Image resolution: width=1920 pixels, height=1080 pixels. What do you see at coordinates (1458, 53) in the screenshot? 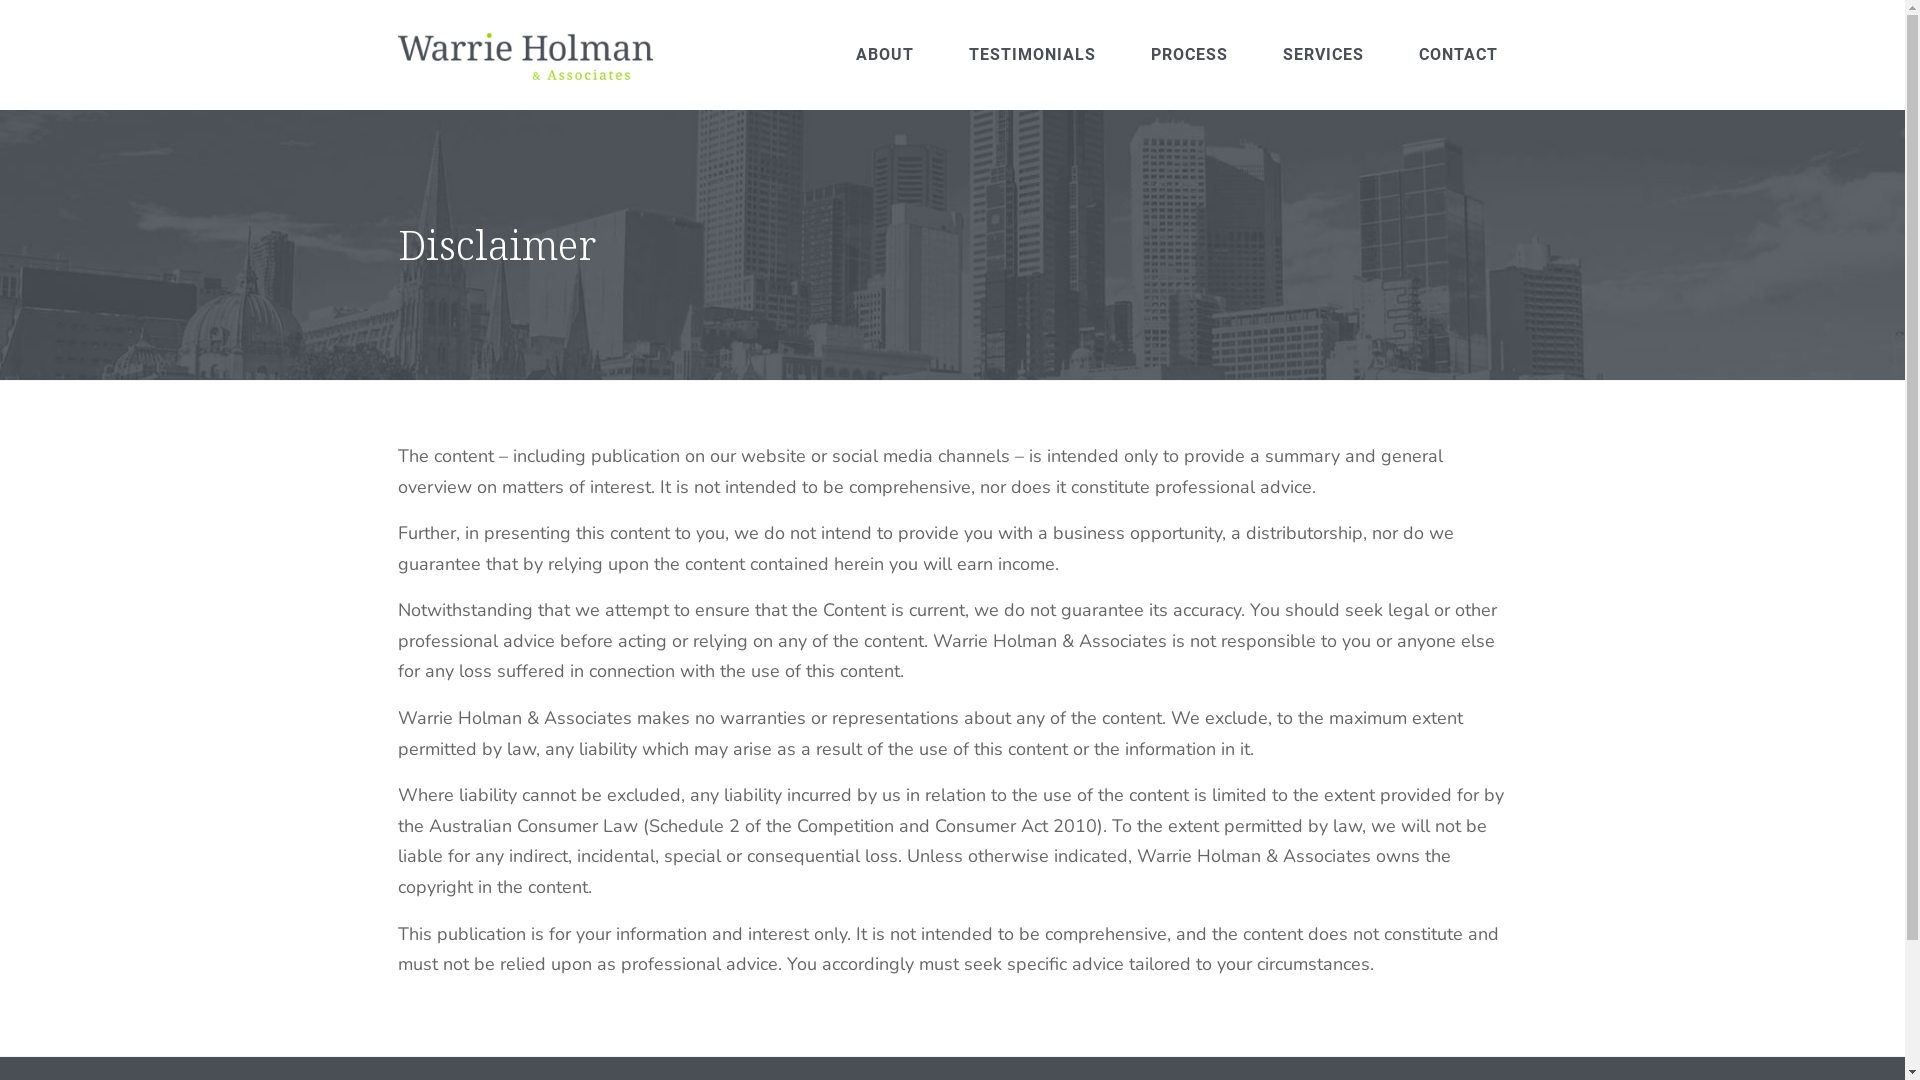
I see `'CONTACT'` at bounding box center [1458, 53].